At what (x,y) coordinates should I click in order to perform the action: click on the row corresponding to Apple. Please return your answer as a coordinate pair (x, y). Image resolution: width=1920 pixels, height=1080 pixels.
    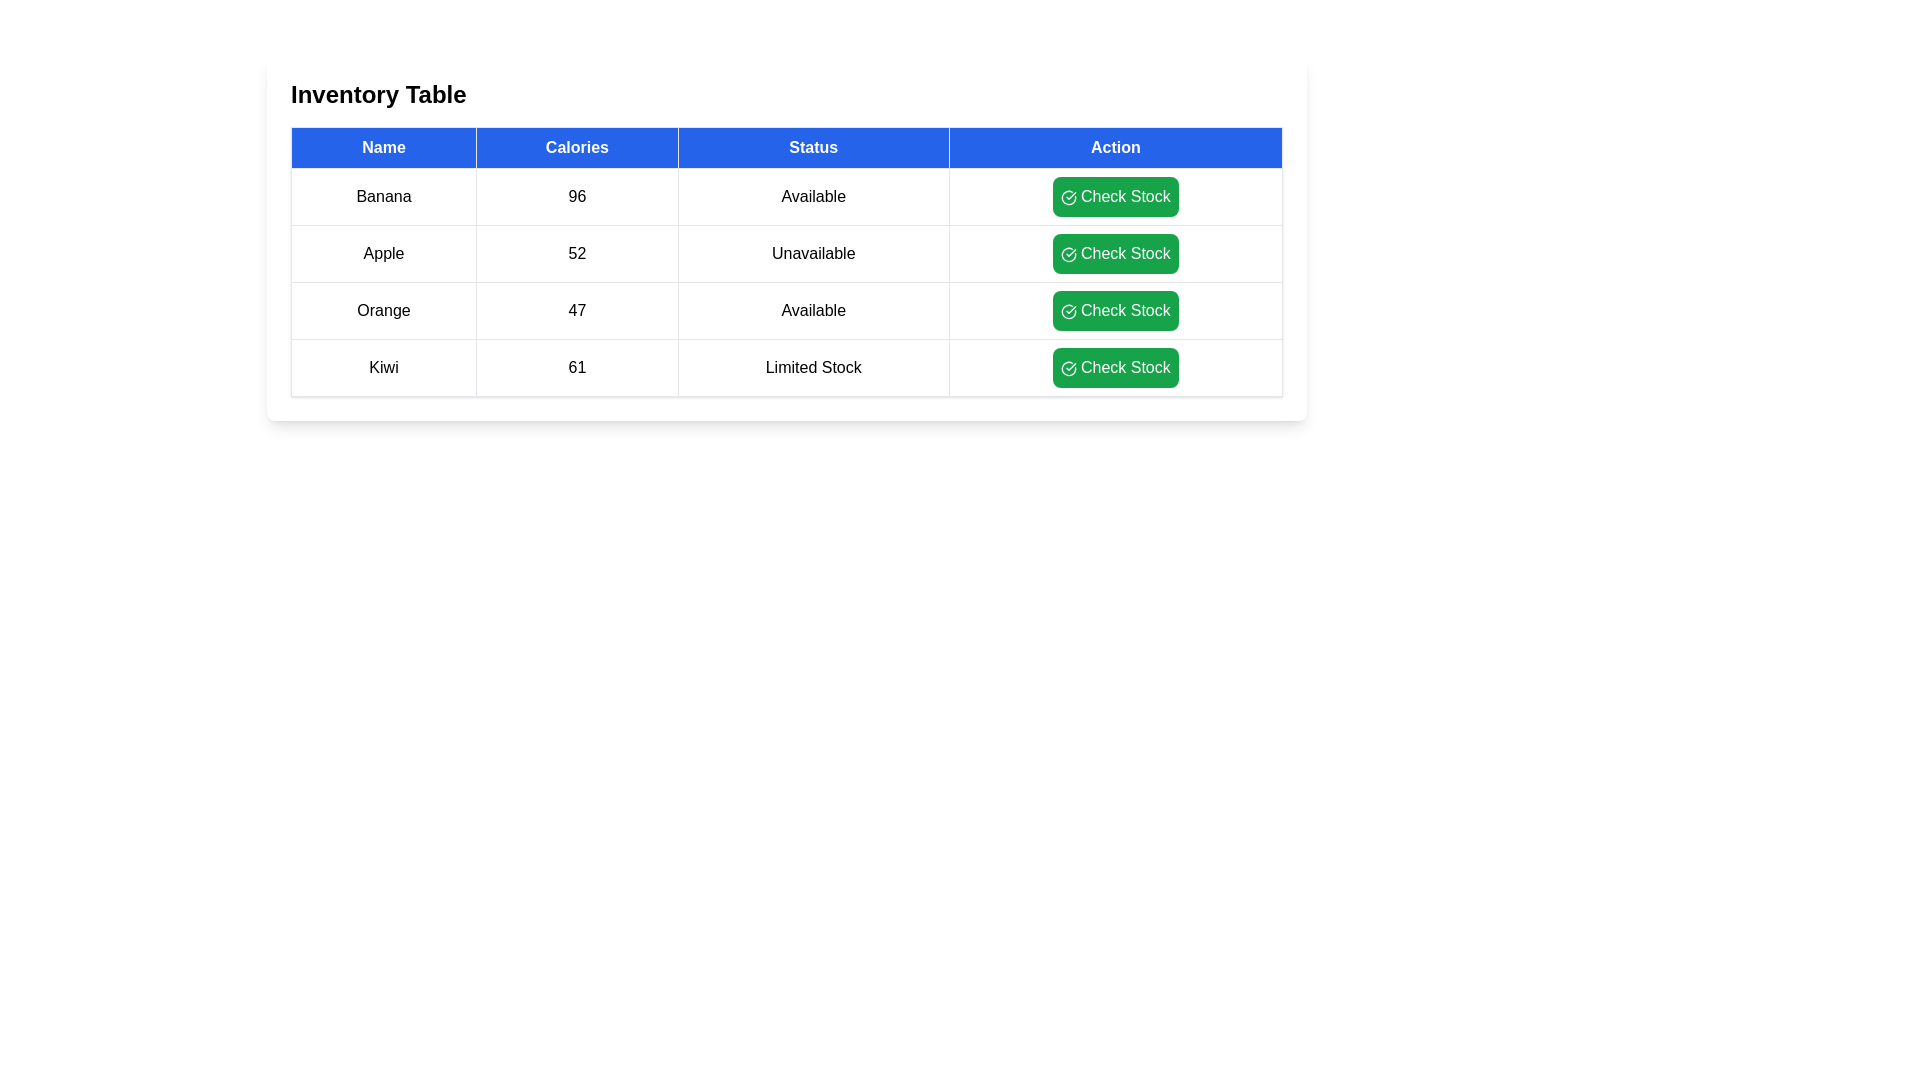
    Looking at the image, I should click on (786, 253).